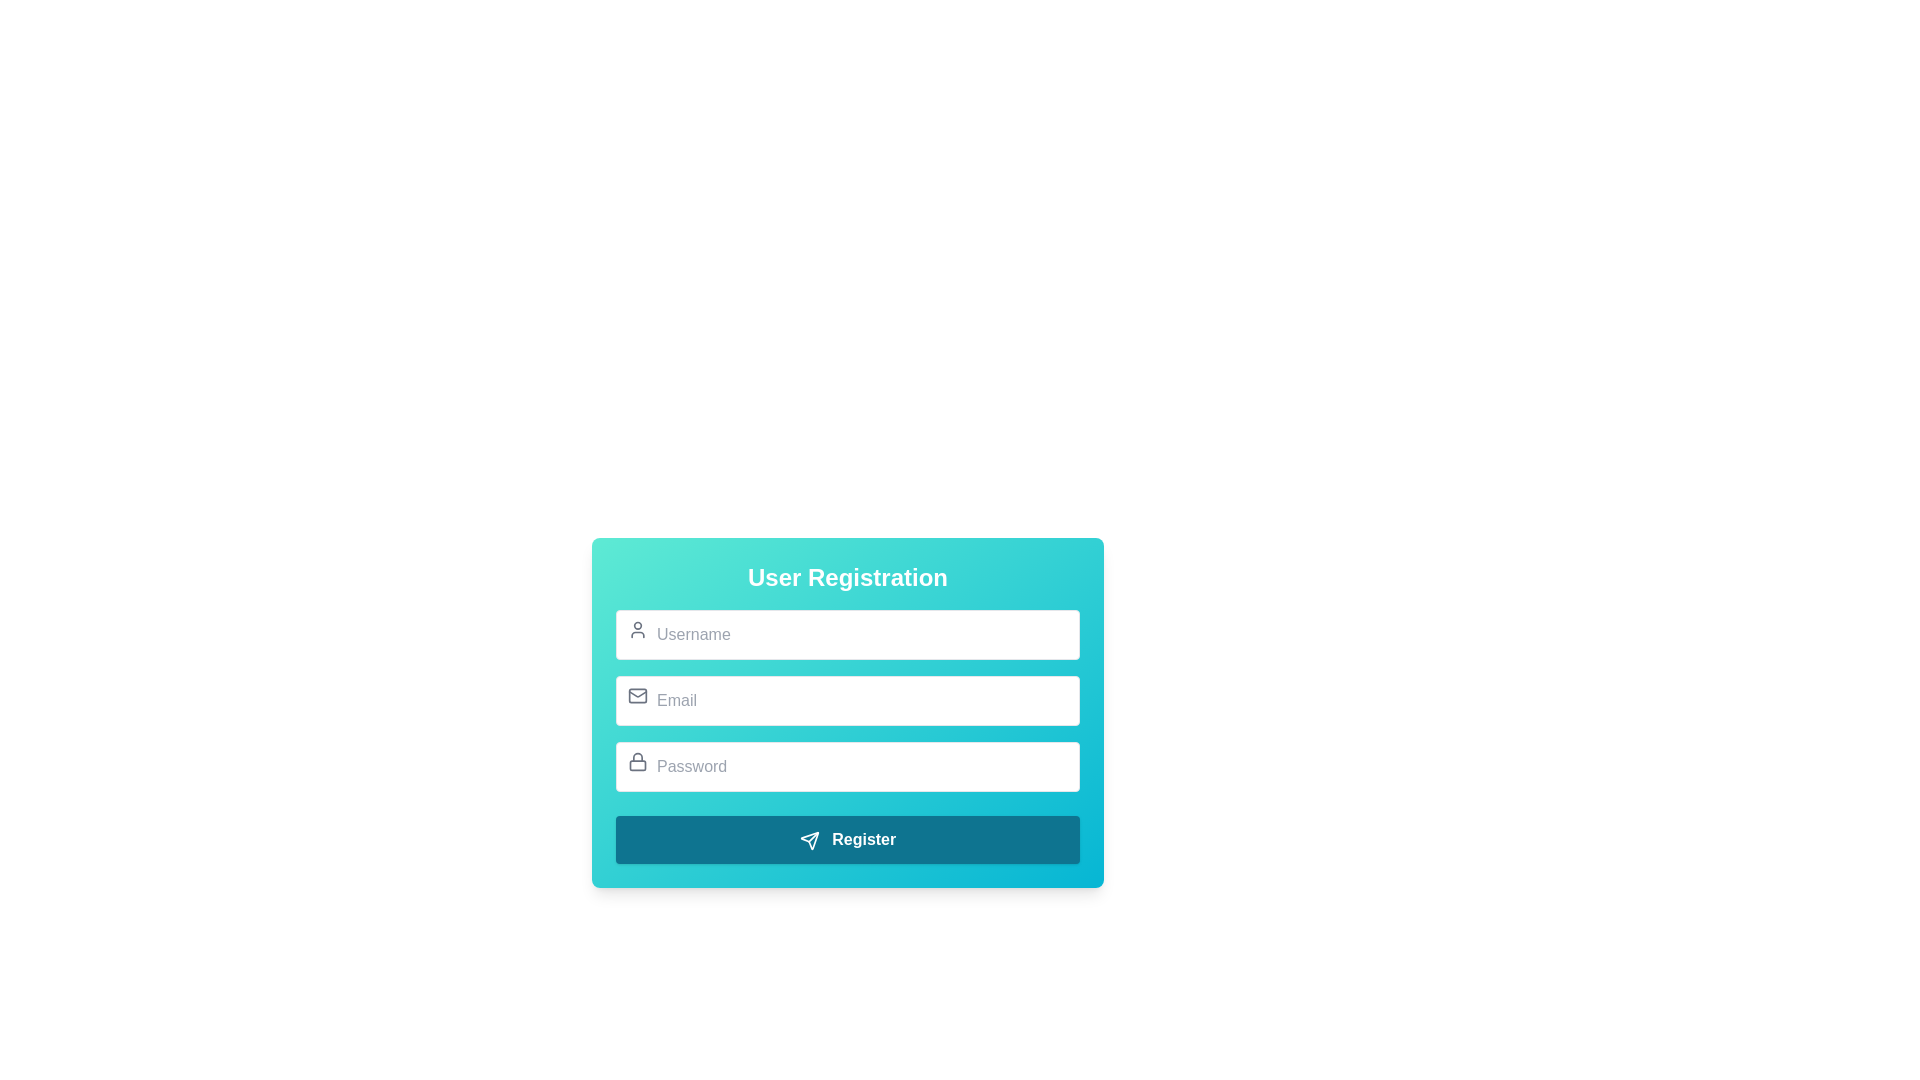 Image resolution: width=1920 pixels, height=1080 pixels. What do you see at coordinates (637, 694) in the screenshot?
I see `the email input field represented by the mail icon located on the left side of the email input field in the user registration form` at bounding box center [637, 694].